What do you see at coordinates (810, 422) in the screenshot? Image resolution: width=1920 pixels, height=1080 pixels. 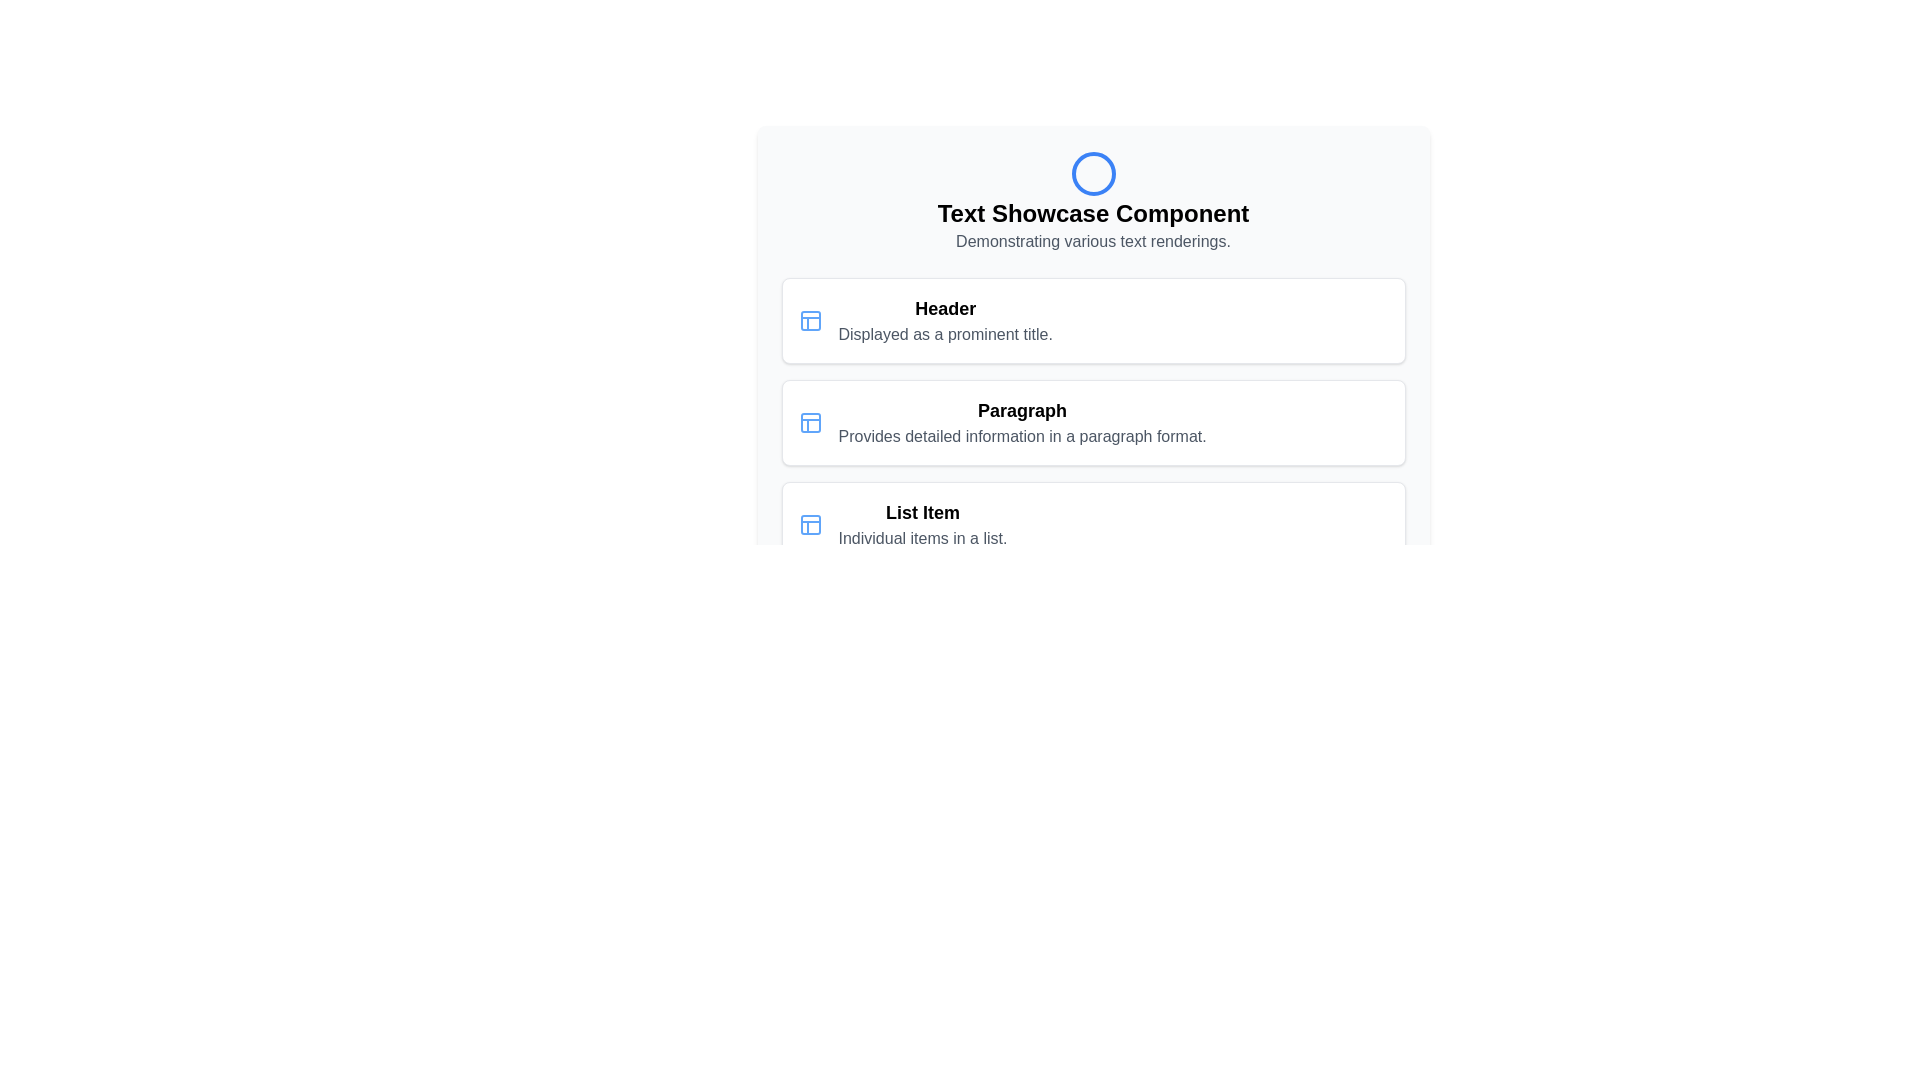 I see `the icon that visually identifies the 'Paragraph' section, located to the left of the text 'Provides detailed information in a paragraph format.'` at bounding box center [810, 422].